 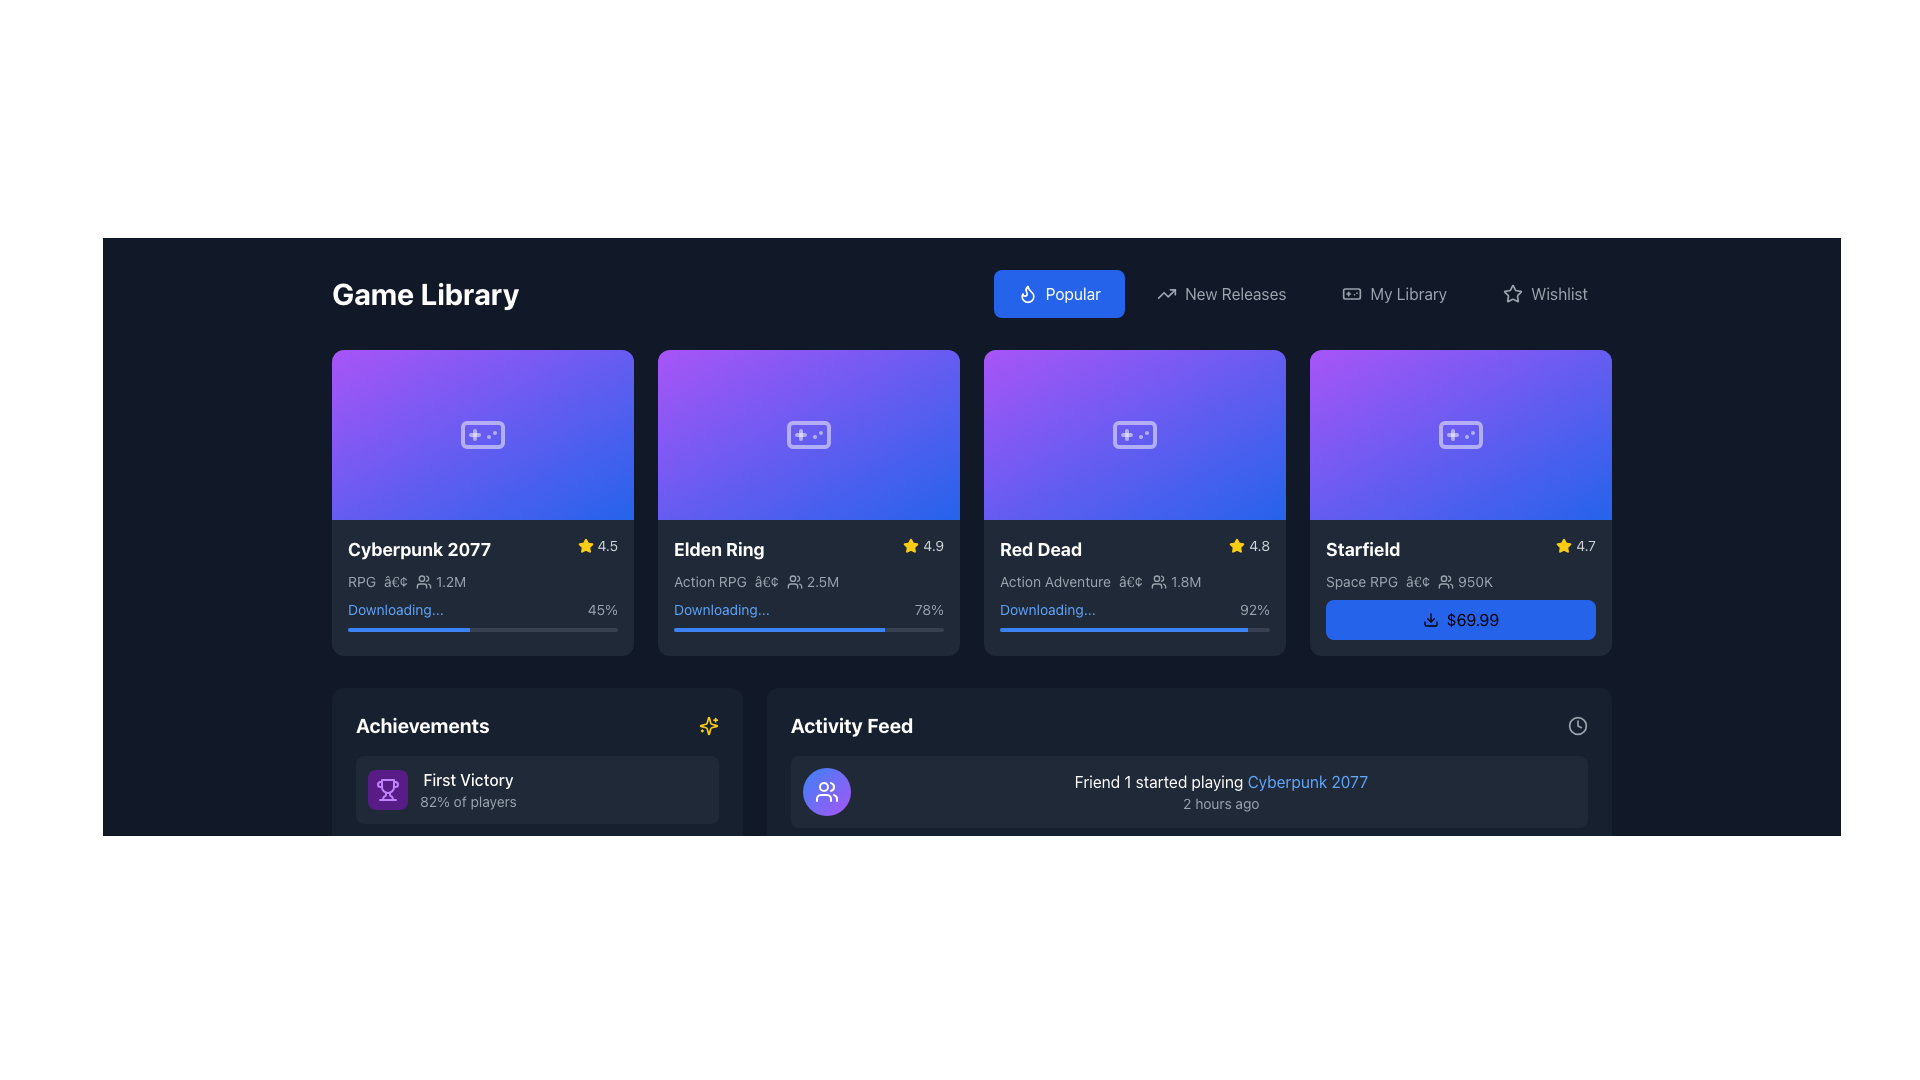 What do you see at coordinates (1234, 293) in the screenshot?
I see `the 'New Releases' text label in the top bar` at bounding box center [1234, 293].